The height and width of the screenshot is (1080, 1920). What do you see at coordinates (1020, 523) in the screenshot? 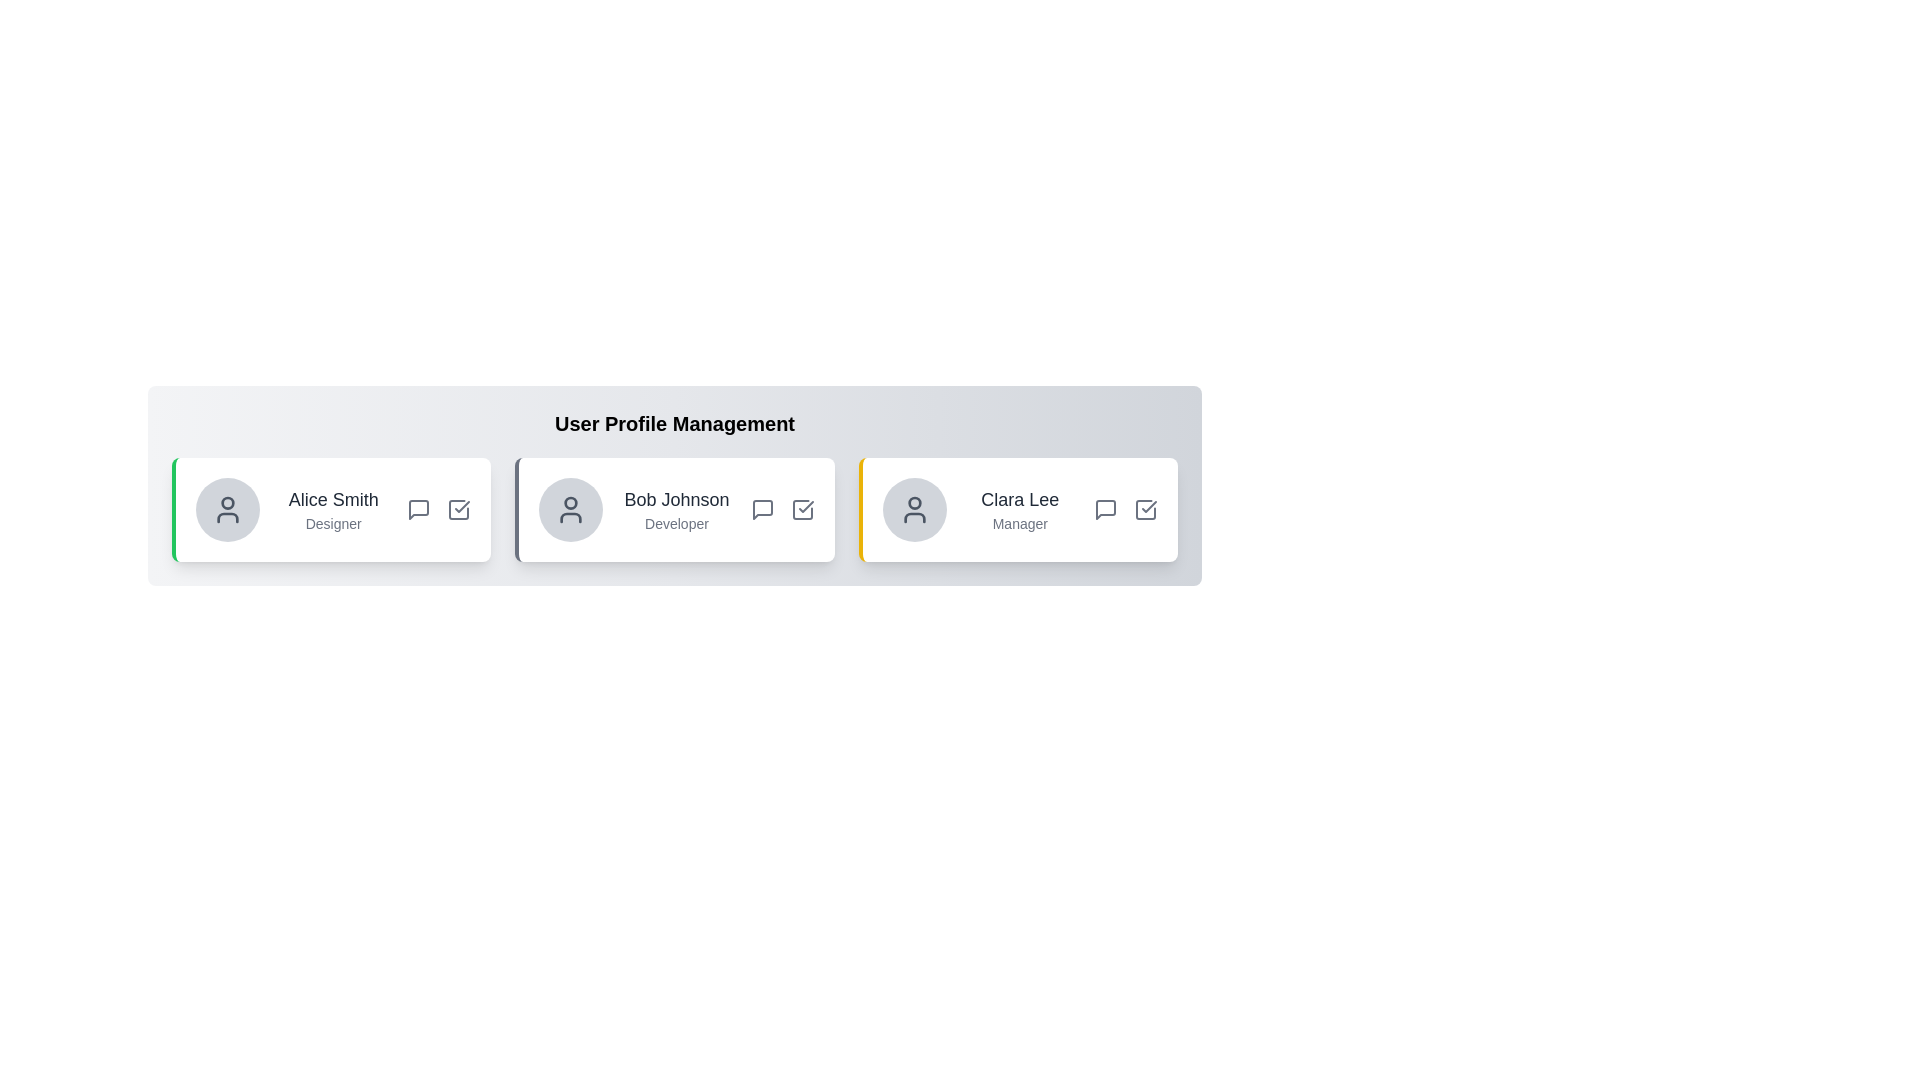
I see `the text label that reads 'Manager', which is styled in a small, light-gray font and located beneath the name 'Clara Lee' within a user role card layout` at bounding box center [1020, 523].